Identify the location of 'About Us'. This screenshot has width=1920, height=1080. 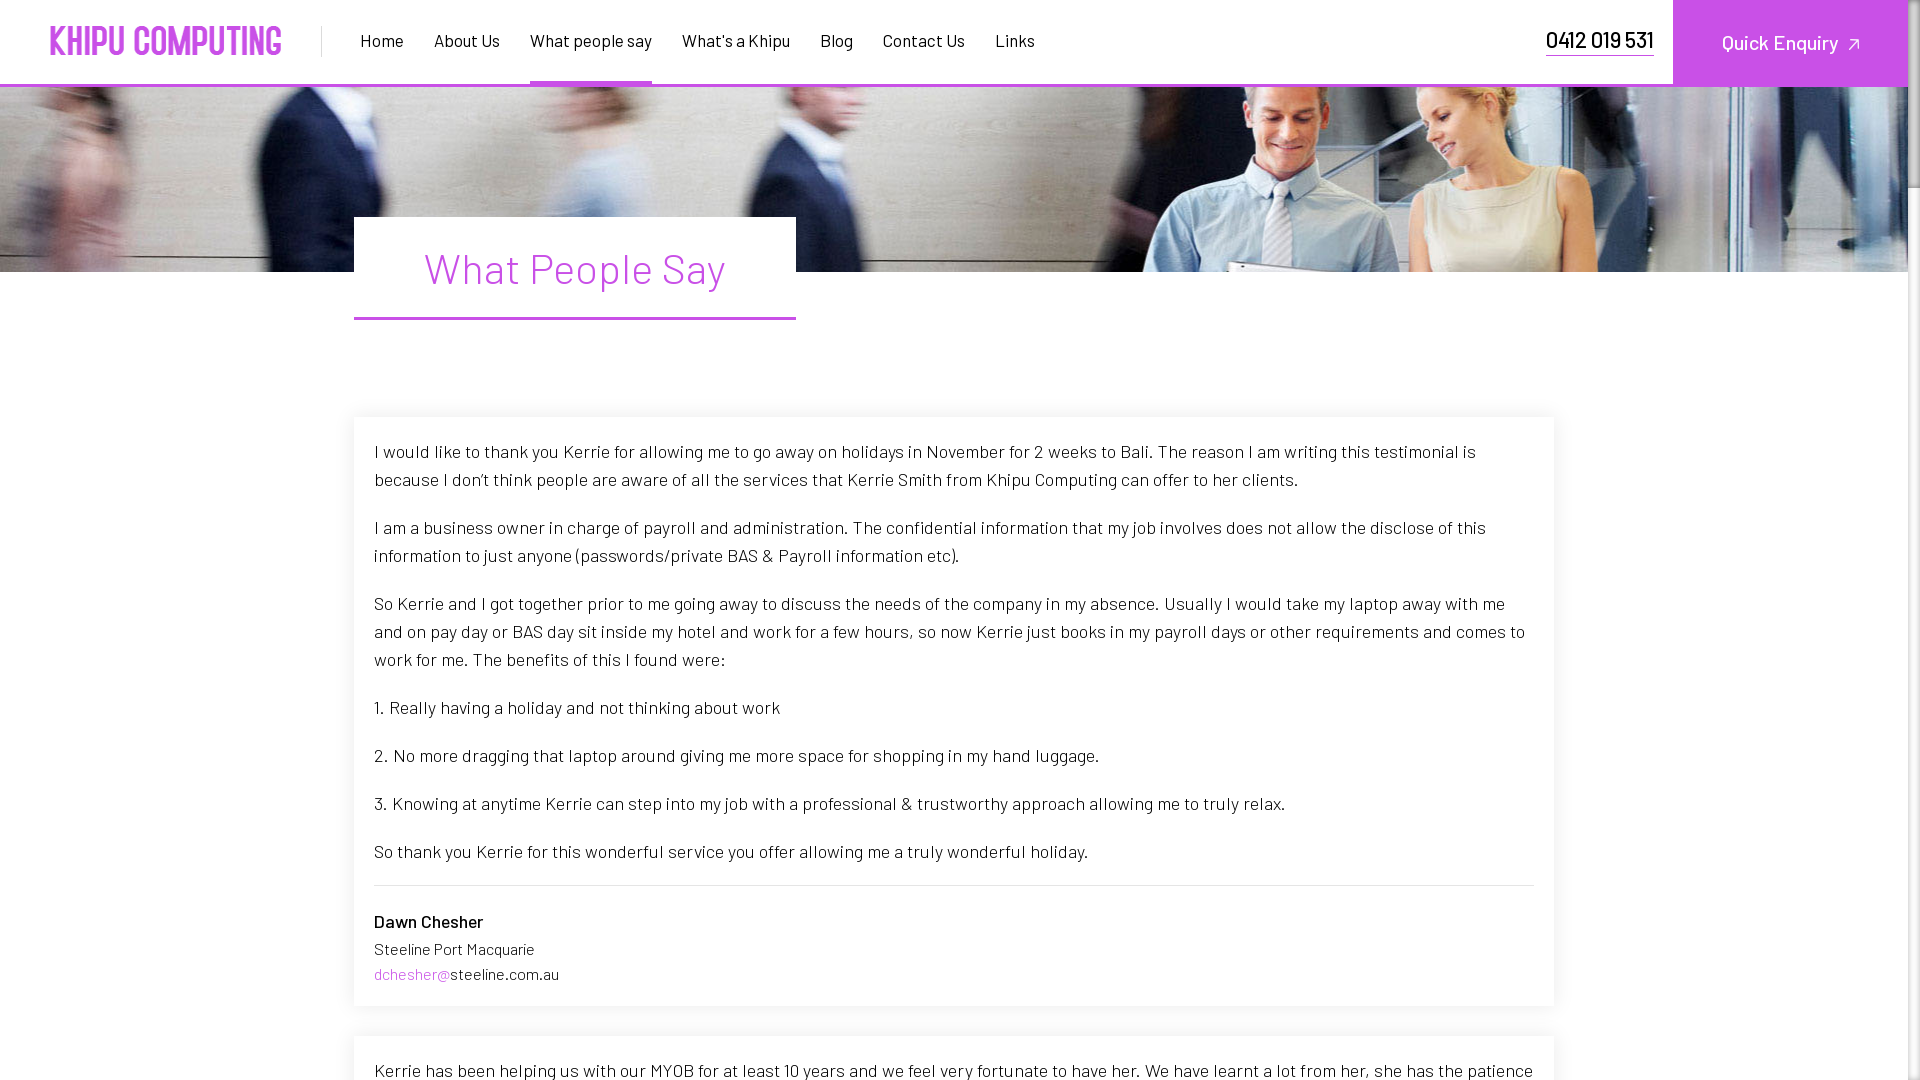
(465, 39).